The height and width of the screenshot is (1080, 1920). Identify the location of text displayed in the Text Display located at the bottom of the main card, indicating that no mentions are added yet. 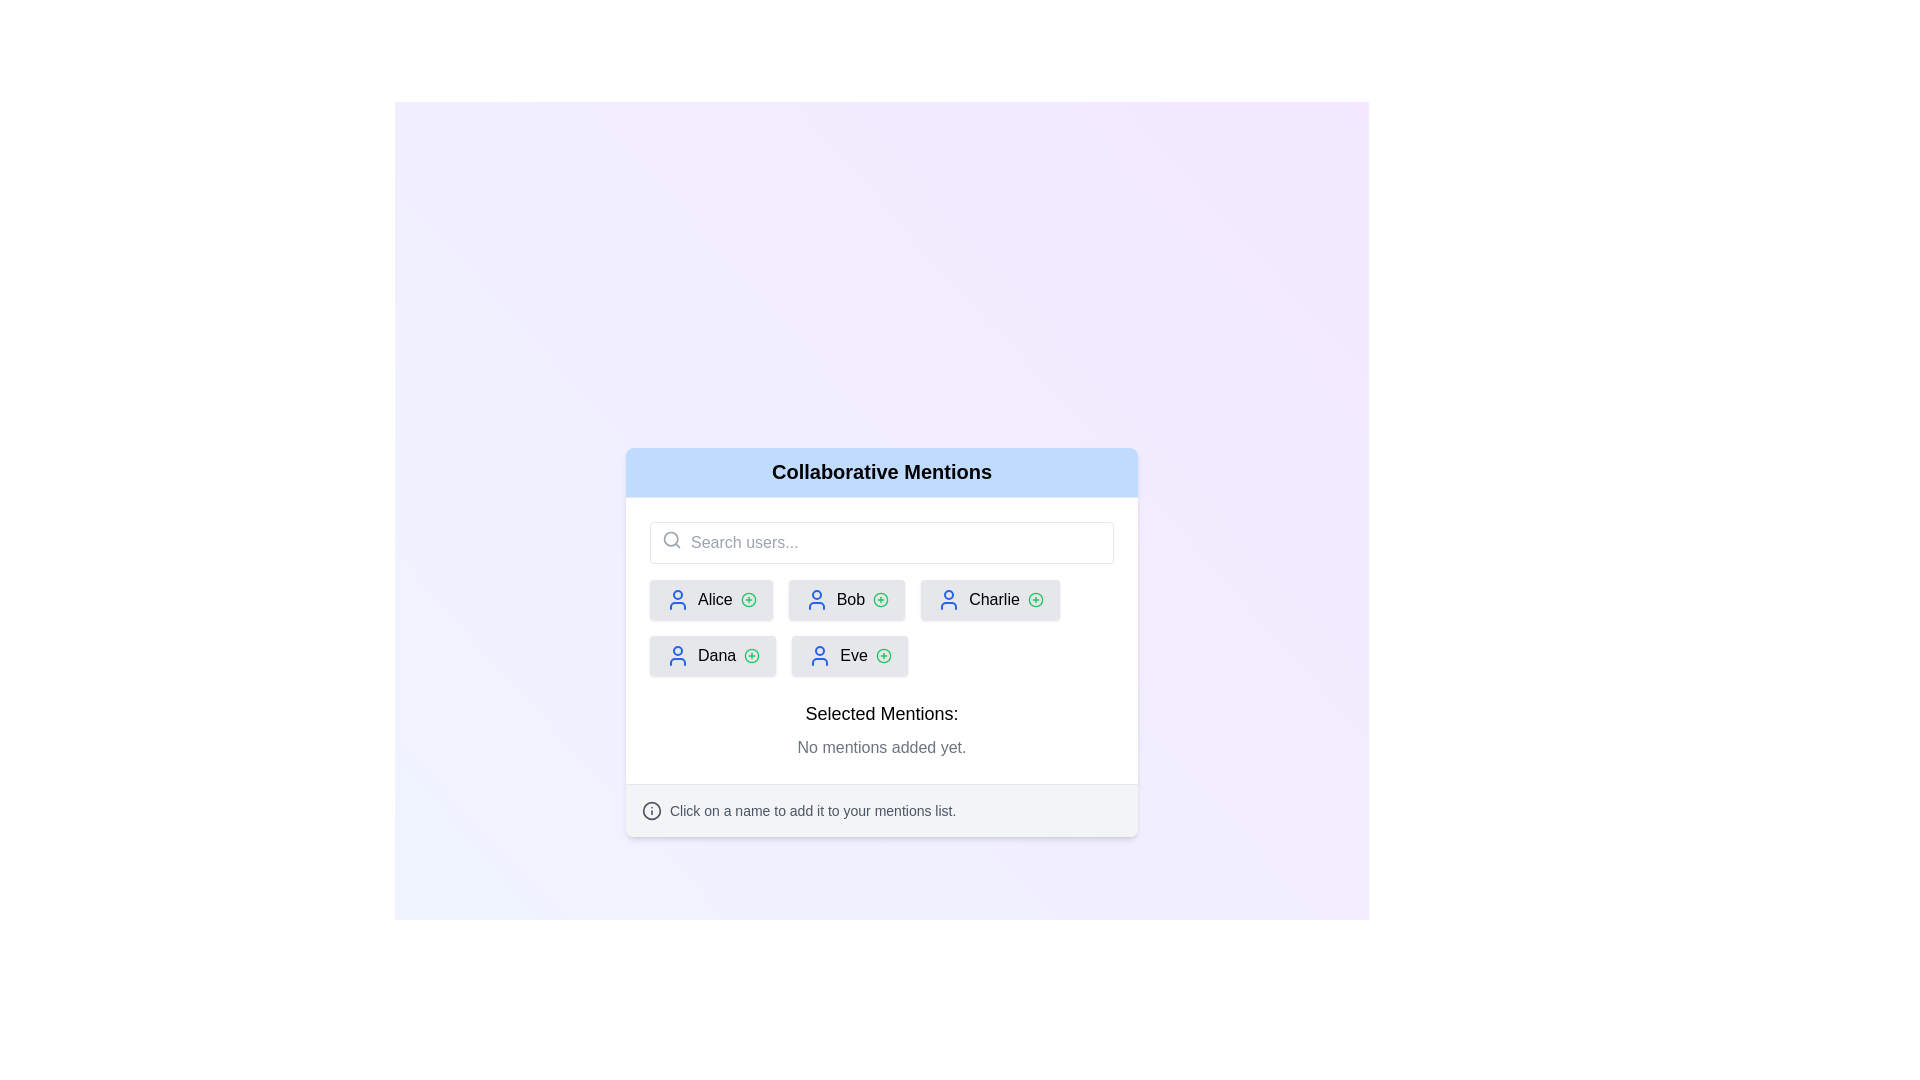
(881, 729).